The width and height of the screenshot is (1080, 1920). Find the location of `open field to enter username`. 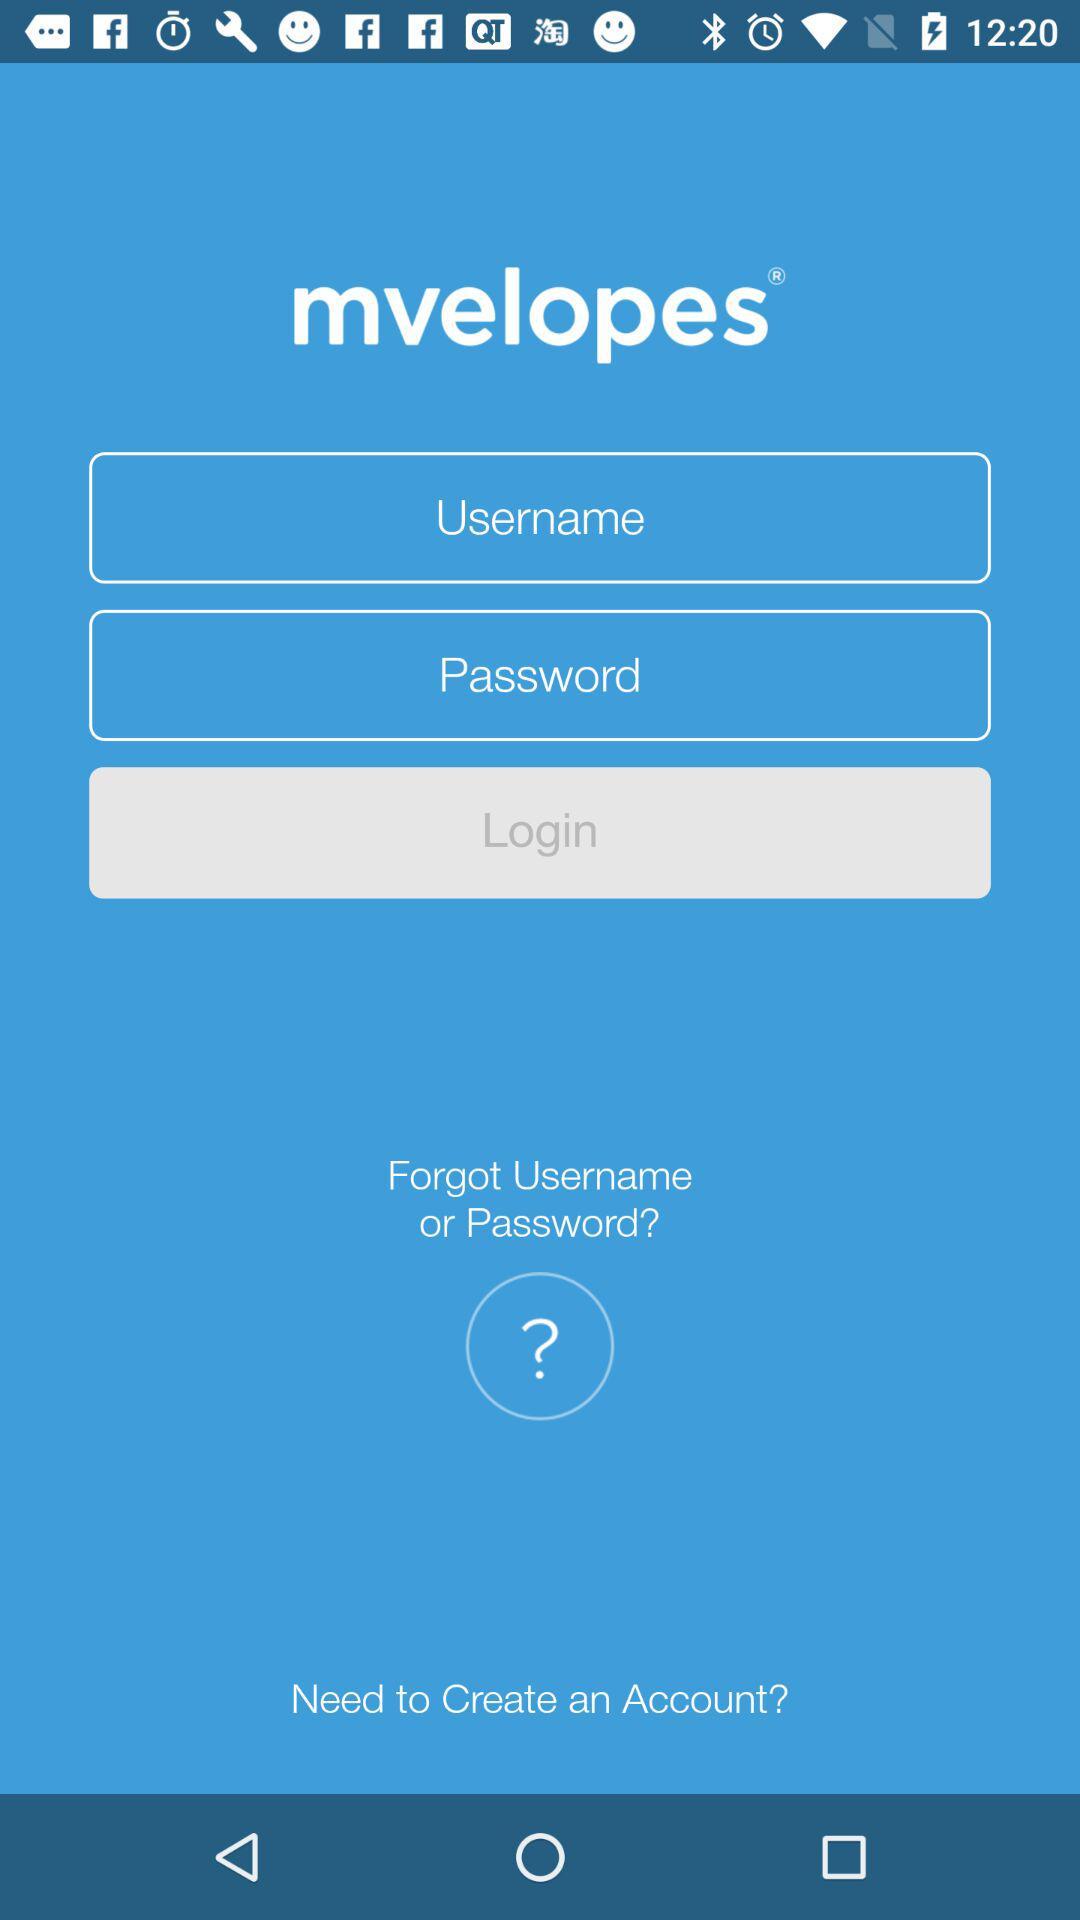

open field to enter username is located at coordinates (540, 517).